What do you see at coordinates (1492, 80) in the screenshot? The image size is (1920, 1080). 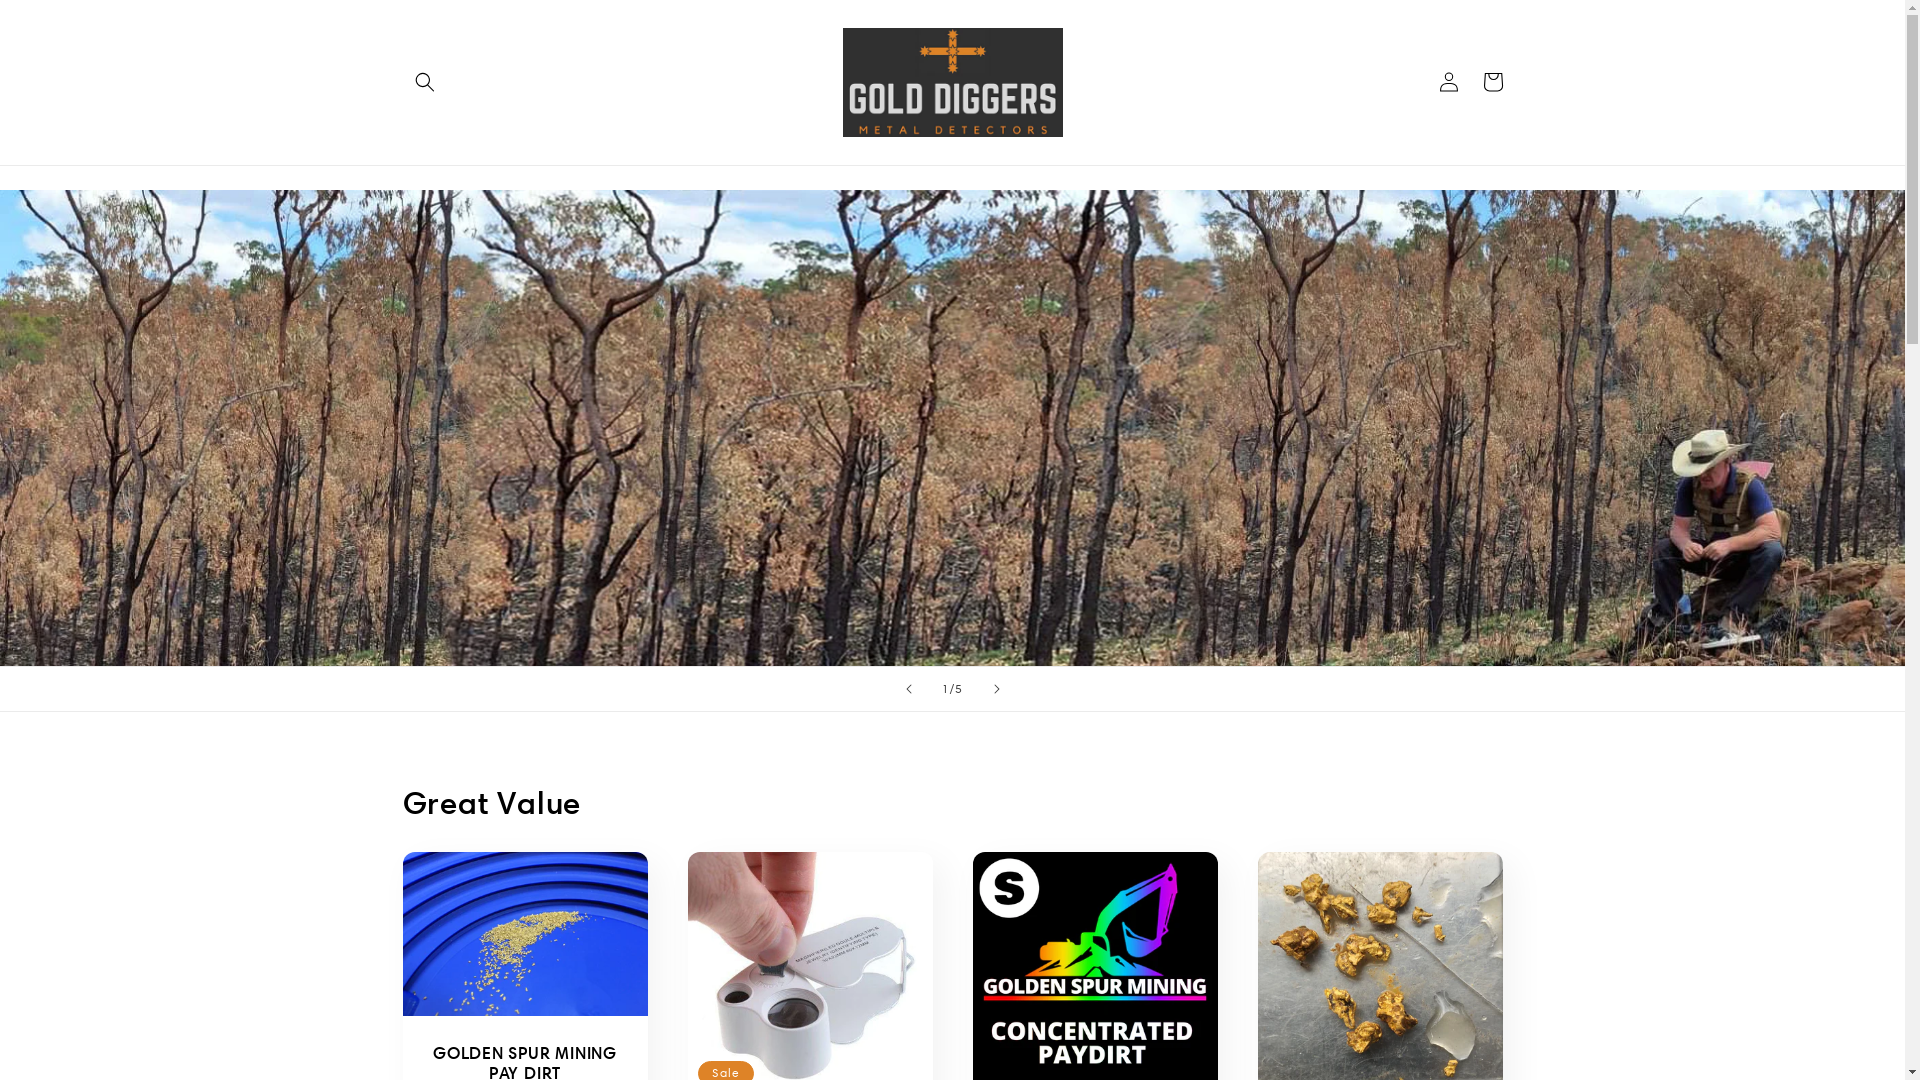 I see `'Cart'` at bounding box center [1492, 80].